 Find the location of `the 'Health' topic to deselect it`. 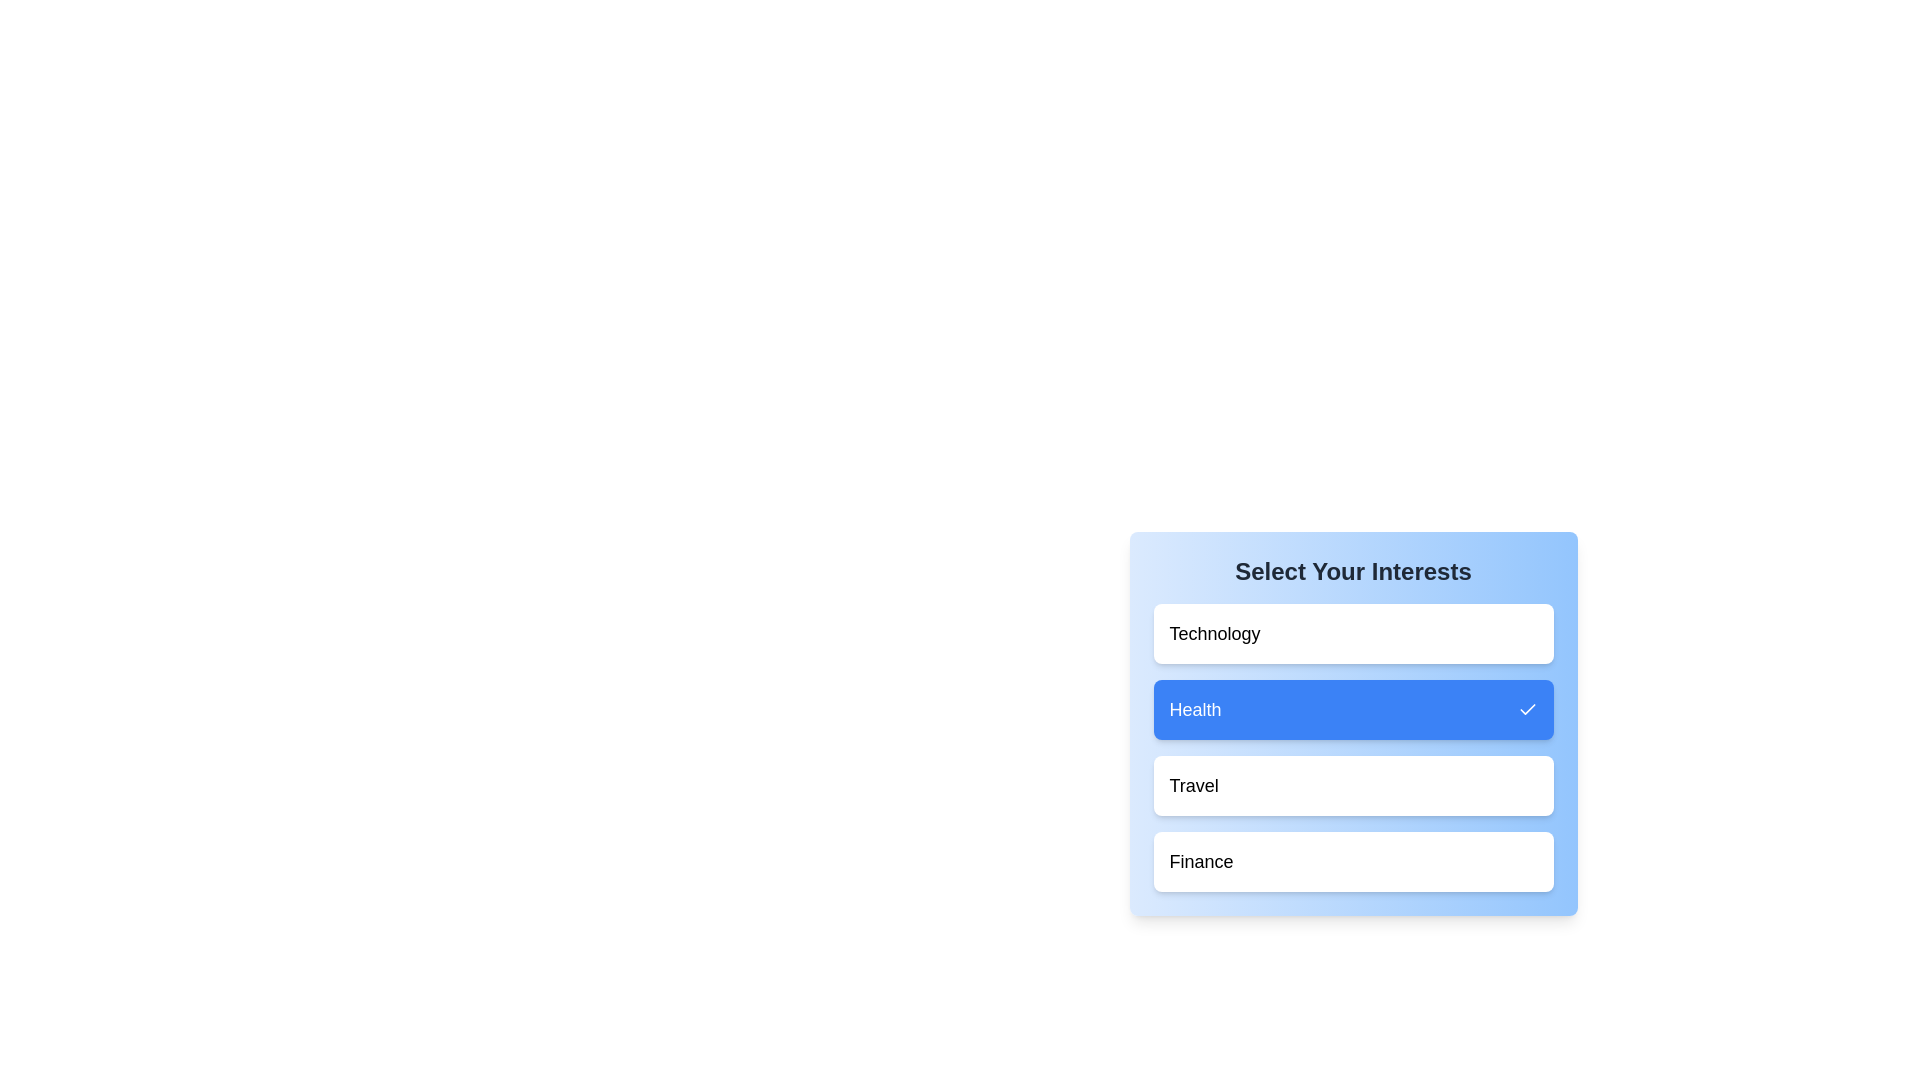

the 'Health' topic to deselect it is located at coordinates (1353, 708).